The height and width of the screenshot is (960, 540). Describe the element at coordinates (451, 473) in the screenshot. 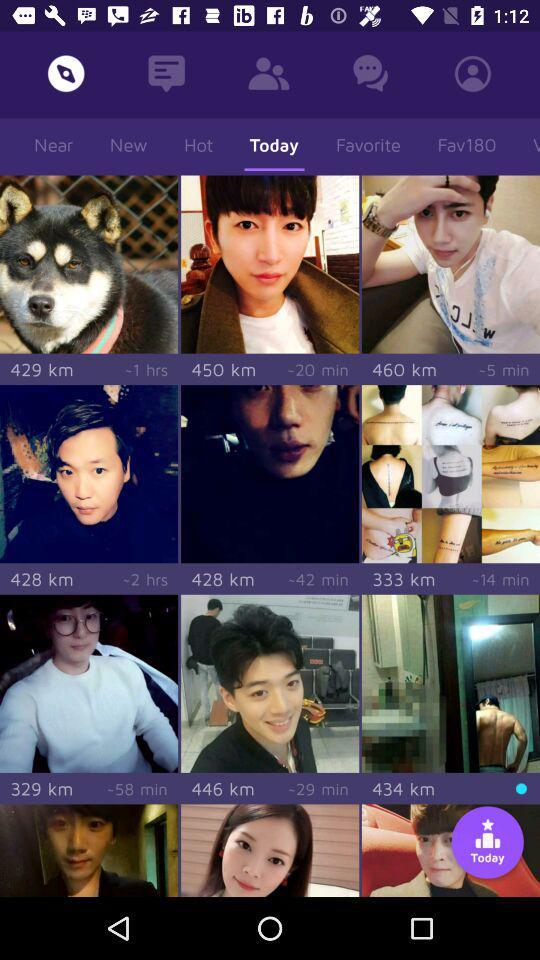

I see `the image which is 333 km  14 min` at that location.